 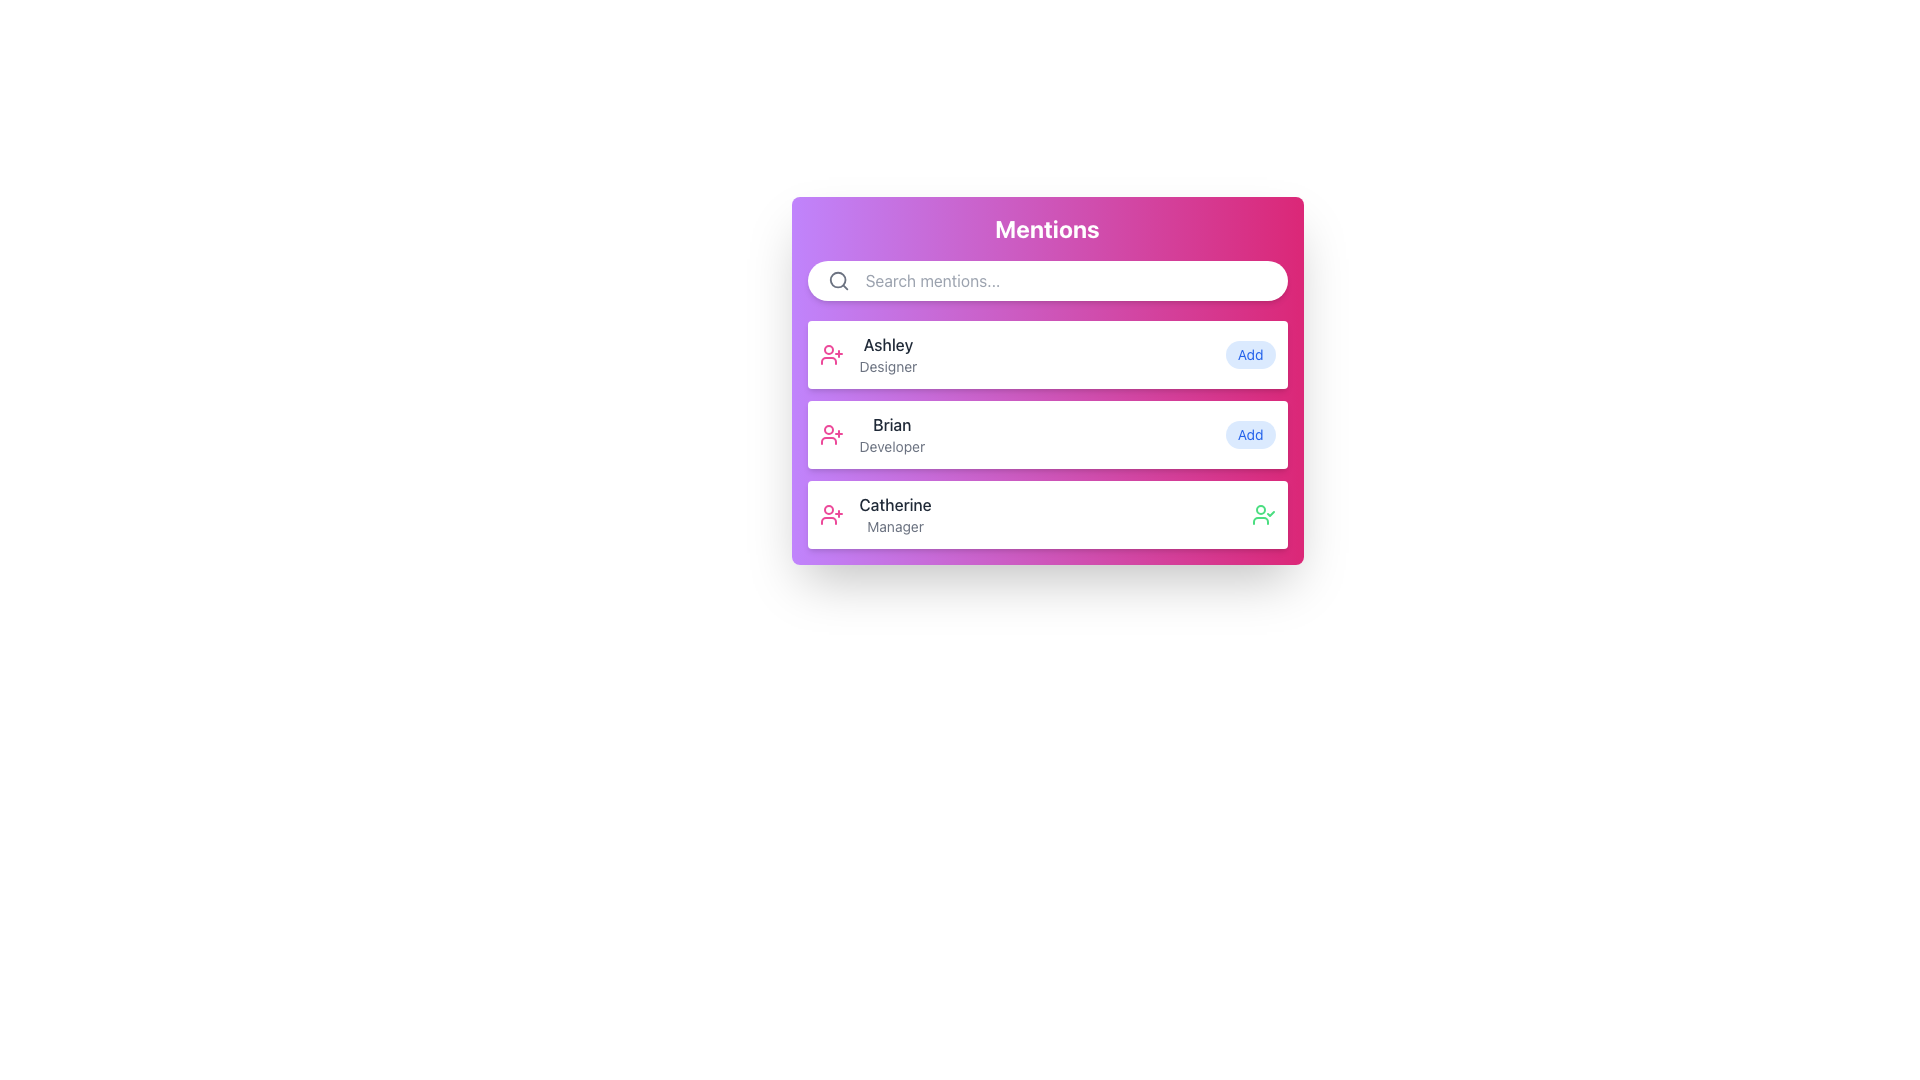 I want to click on text label indicating the user's job as 'Designer', located underneath the name 'Ashley' within the mentions modal, so click(x=887, y=366).